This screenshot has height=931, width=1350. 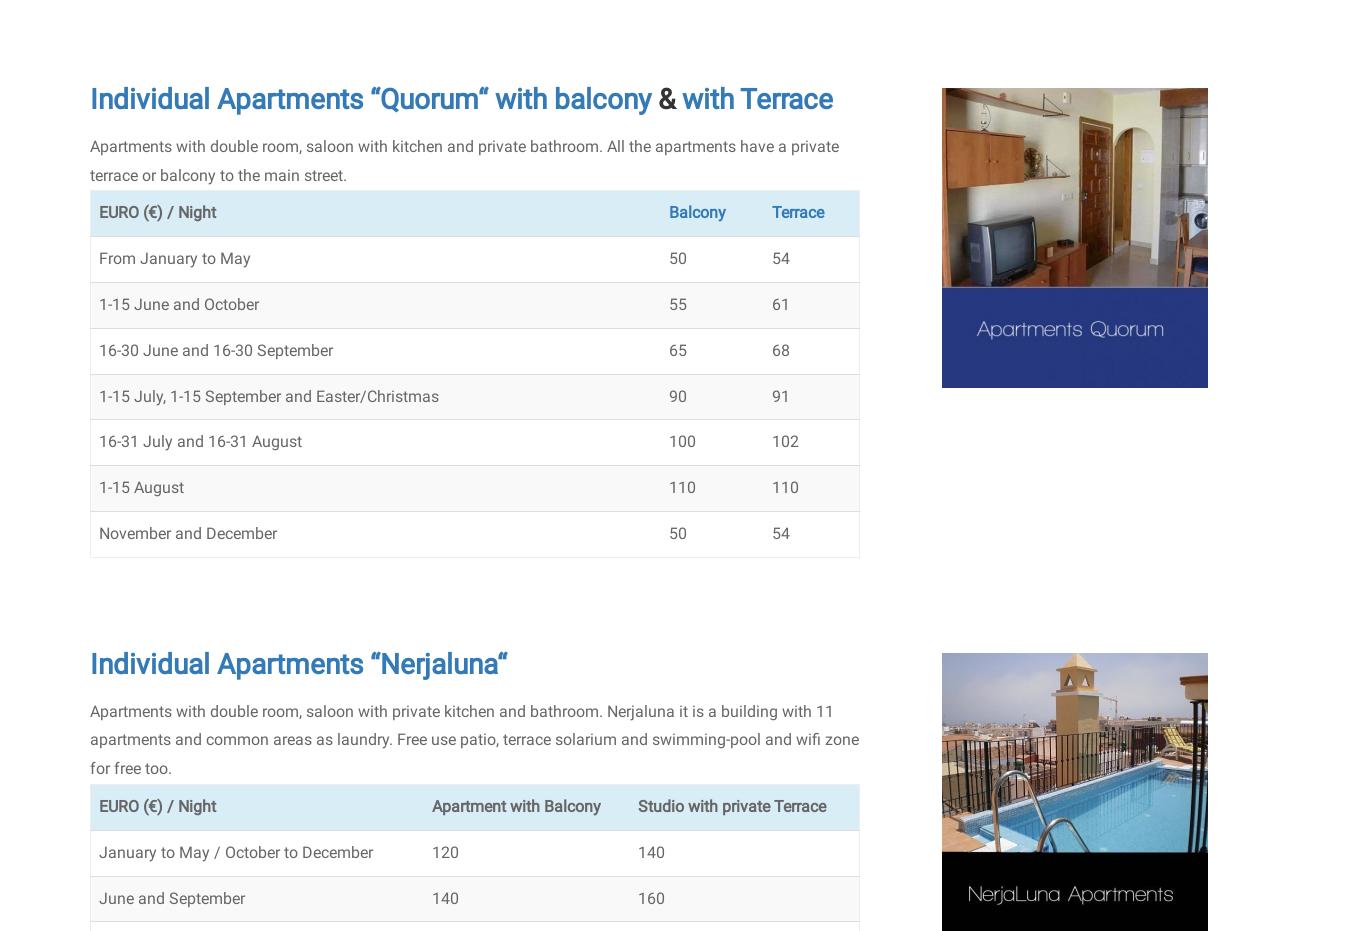 What do you see at coordinates (667, 303) in the screenshot?
I see `'55'` at bounding box center [667, 303].